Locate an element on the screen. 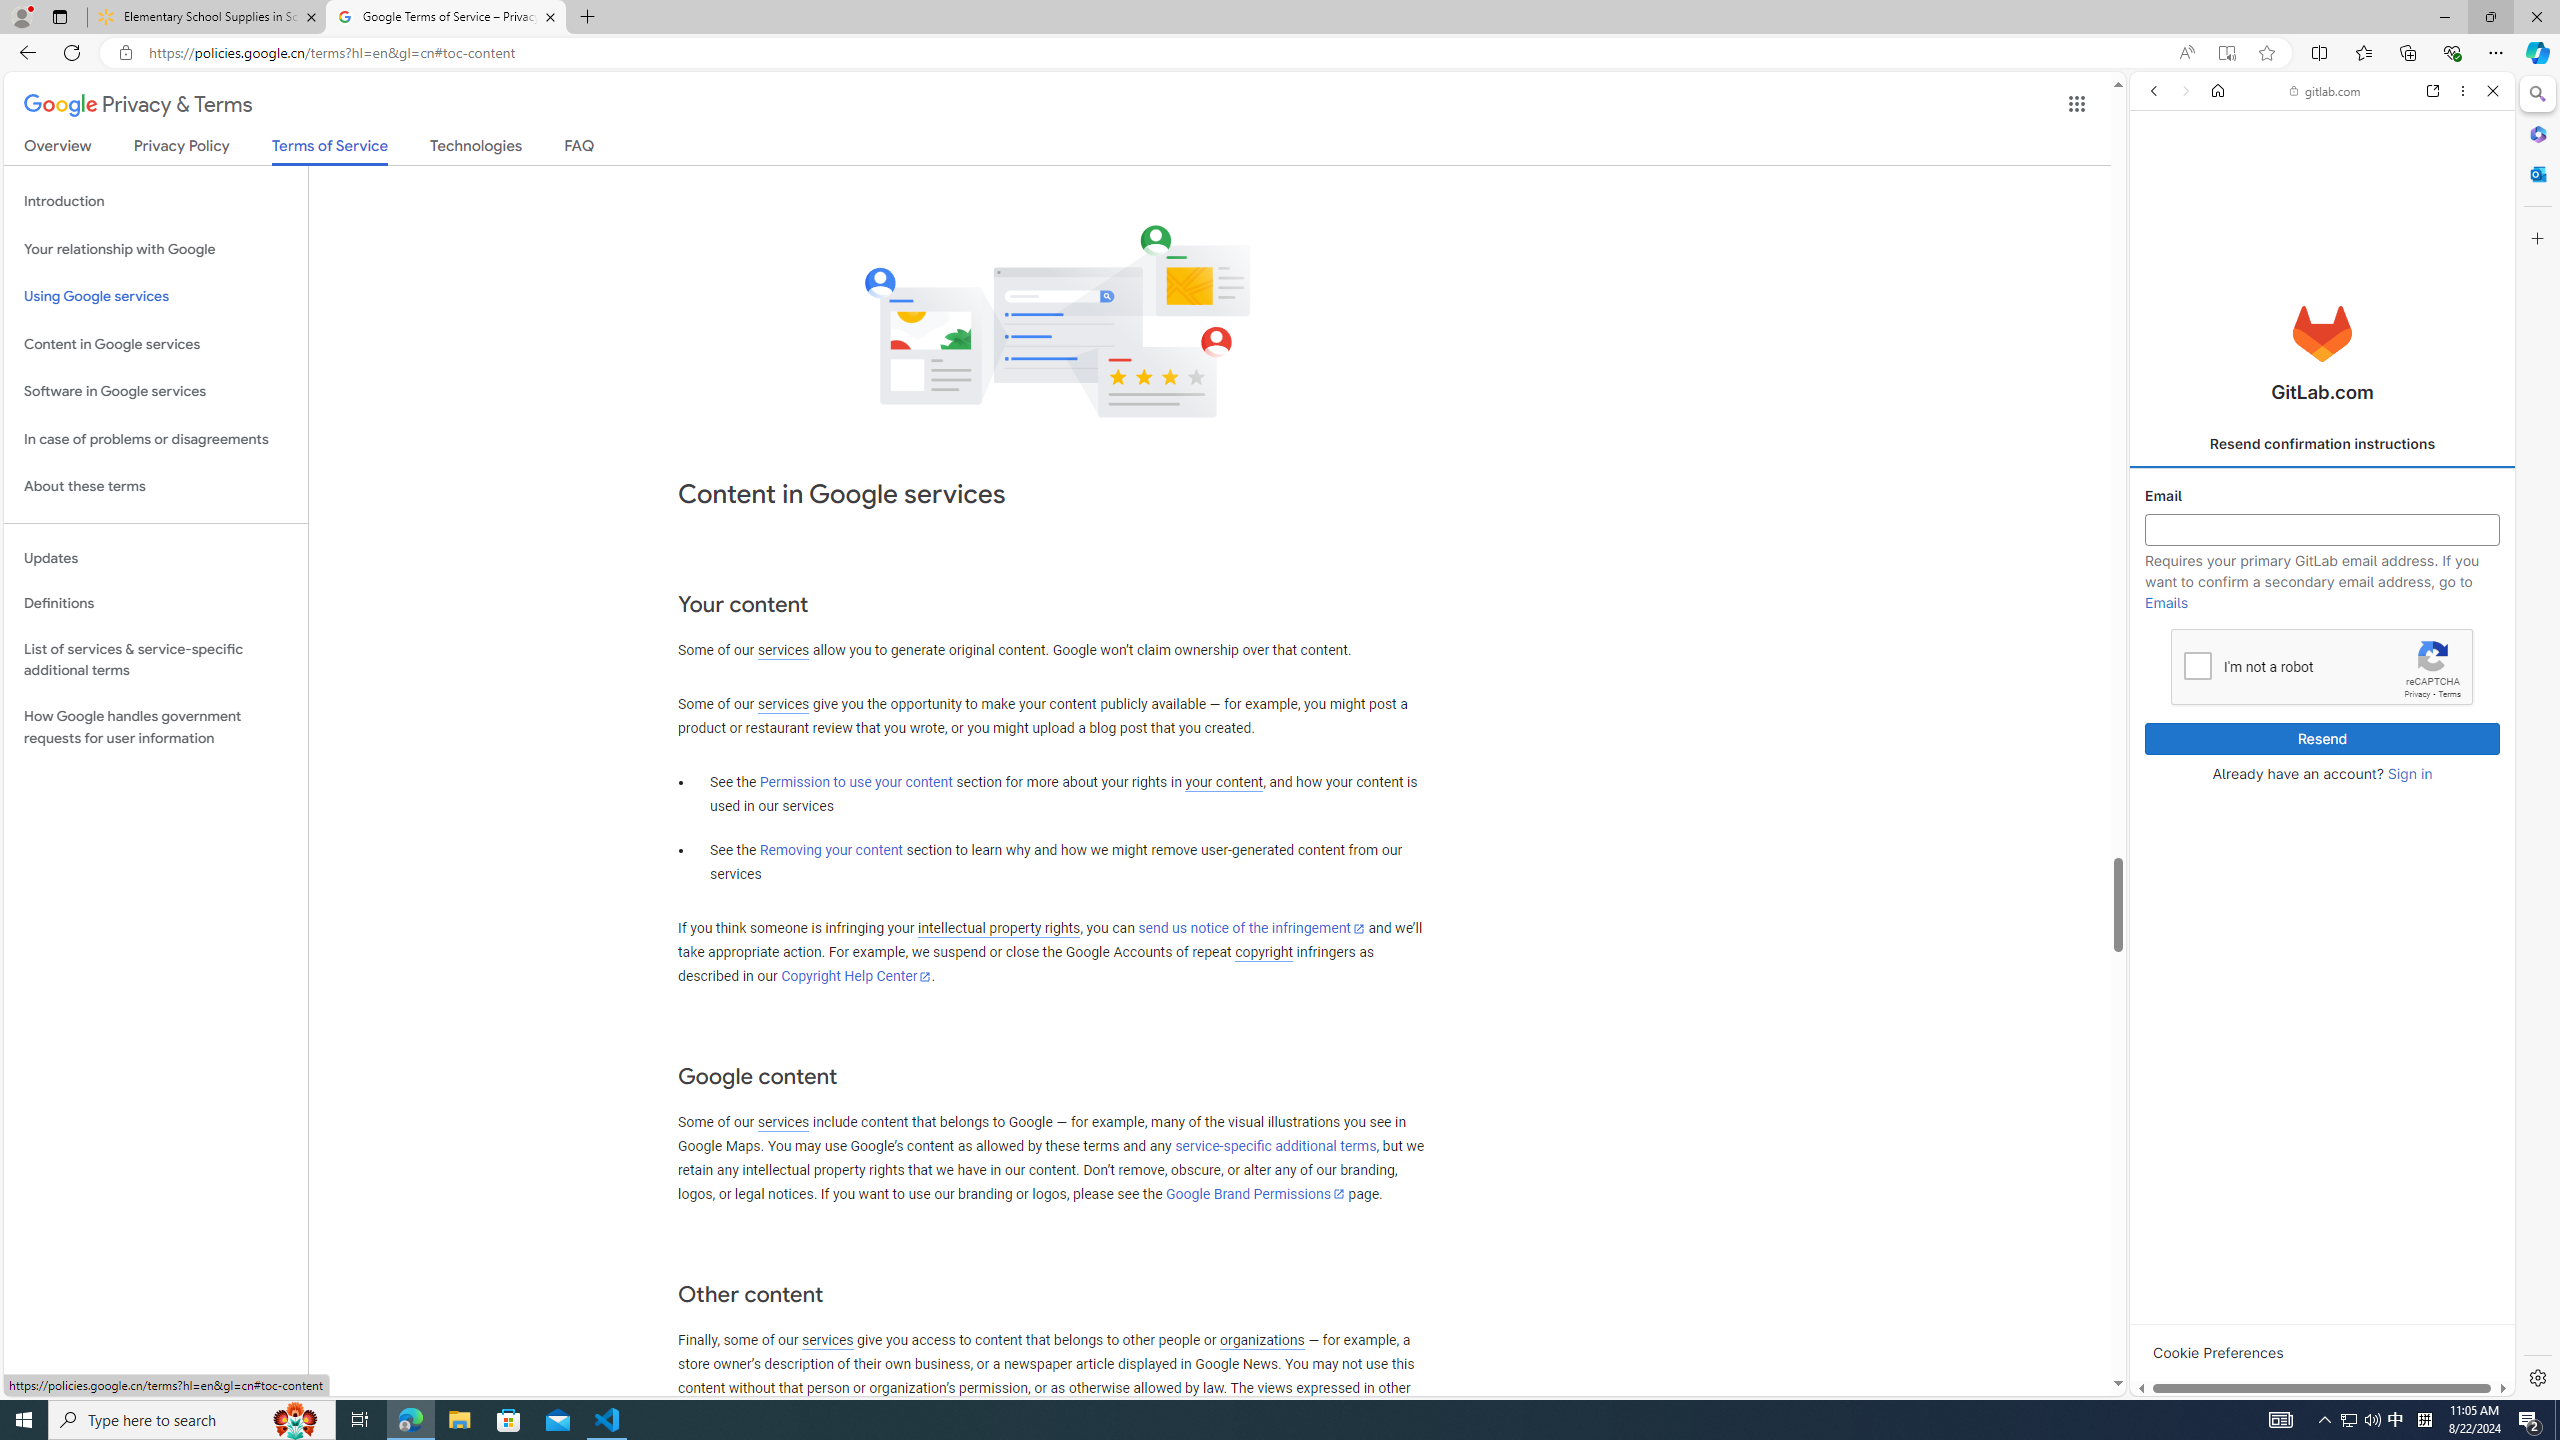 This screenshot has width=2560, height=1440. 'ALL  ' is located at coordinates (2160, 229).